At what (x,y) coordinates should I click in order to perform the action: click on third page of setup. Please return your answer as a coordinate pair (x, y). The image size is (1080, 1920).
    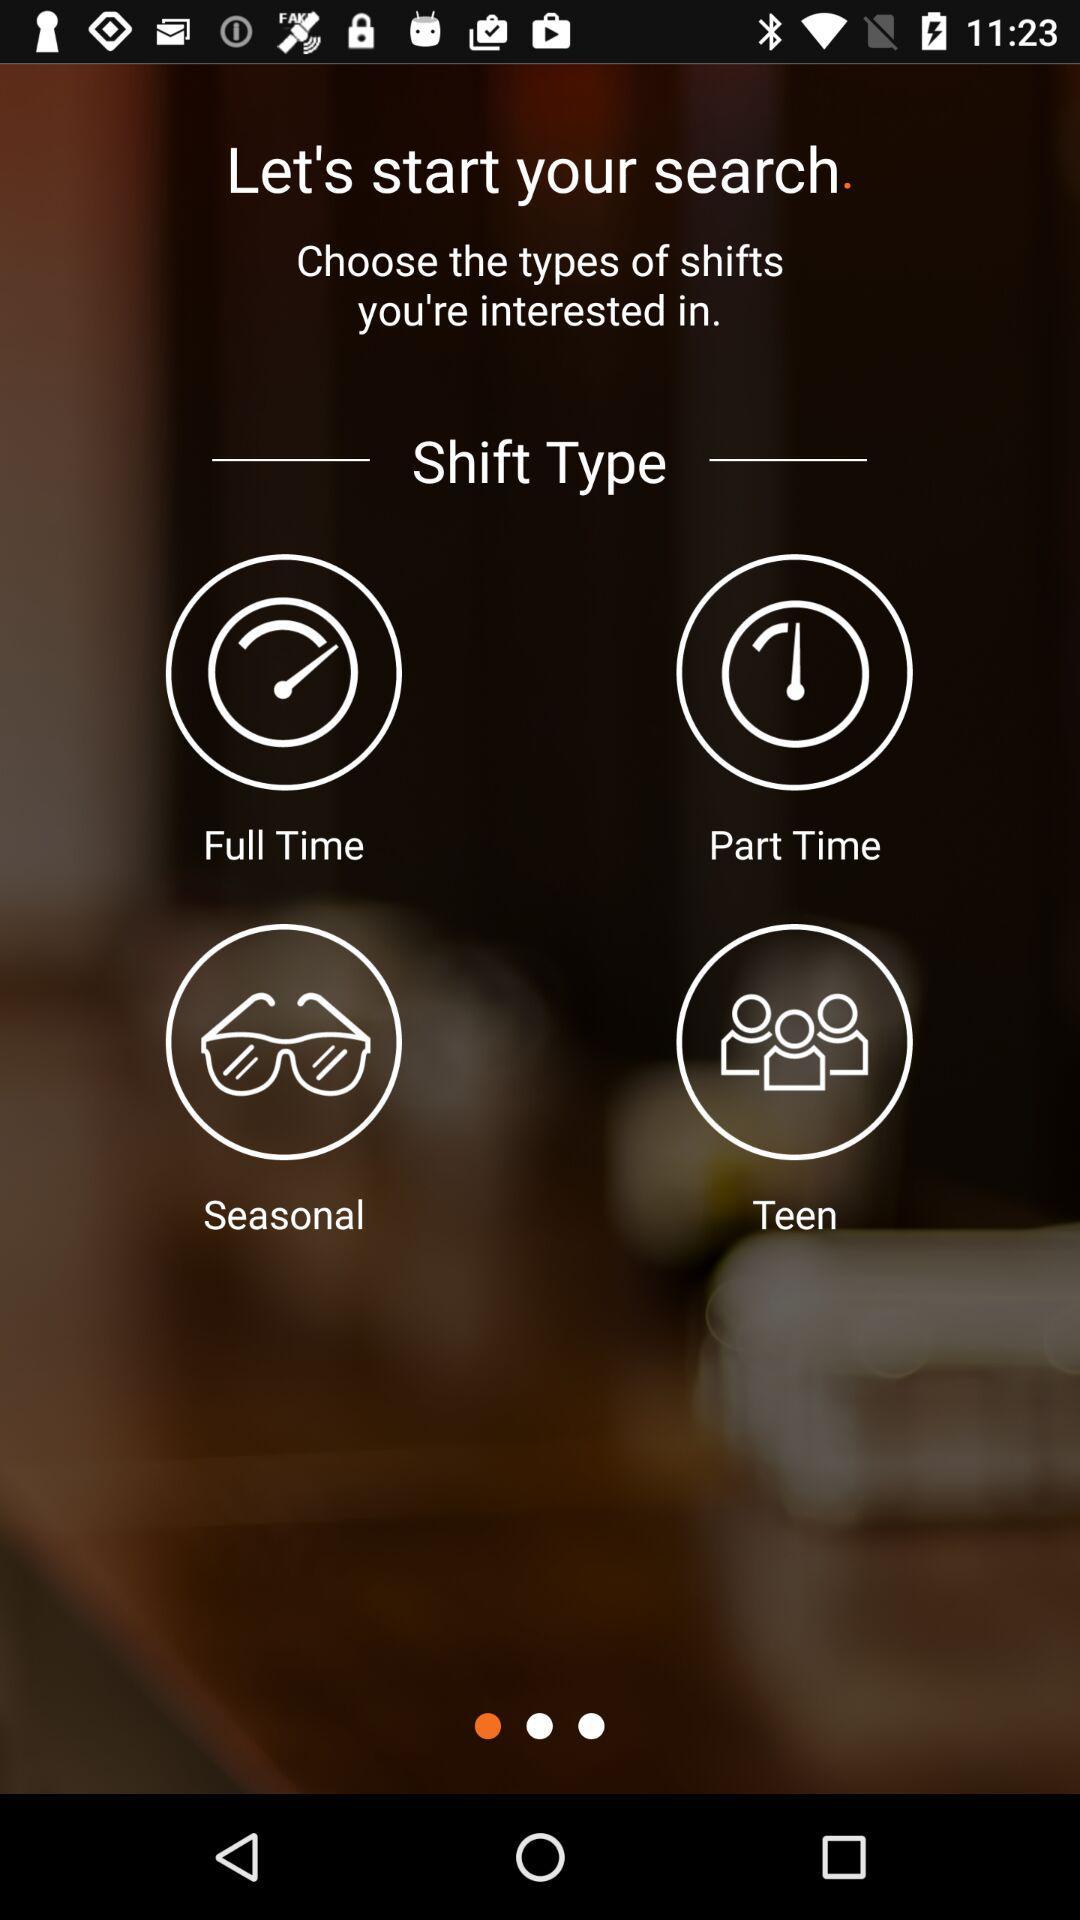
    Looking at the image, I should click on (590, 1725).